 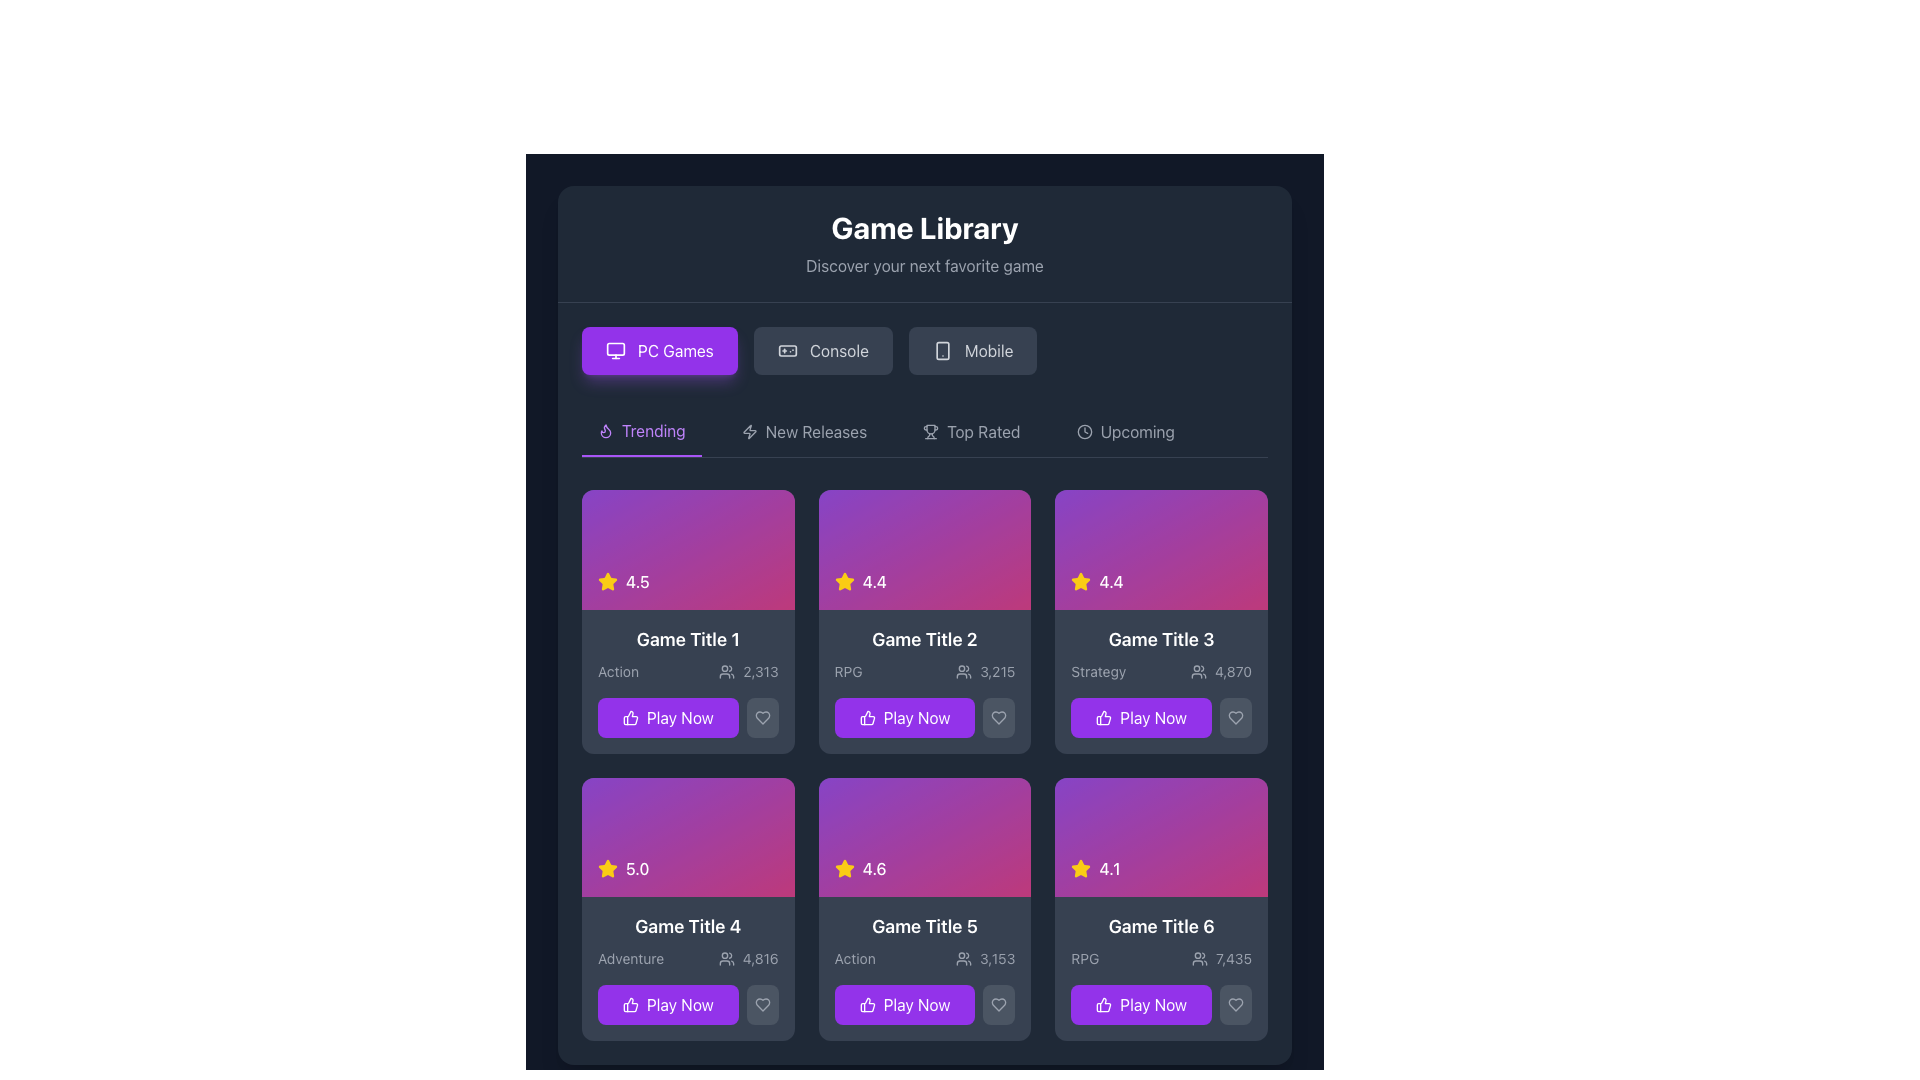 What do you see at coordinates (1137, 431) in the screenshot?
I see `the 'Upcoming' text label in the navigation menu, which is the fourth item located at the far-right of the menu below the 'Game Library' header` at bounding box center [1137, 431].